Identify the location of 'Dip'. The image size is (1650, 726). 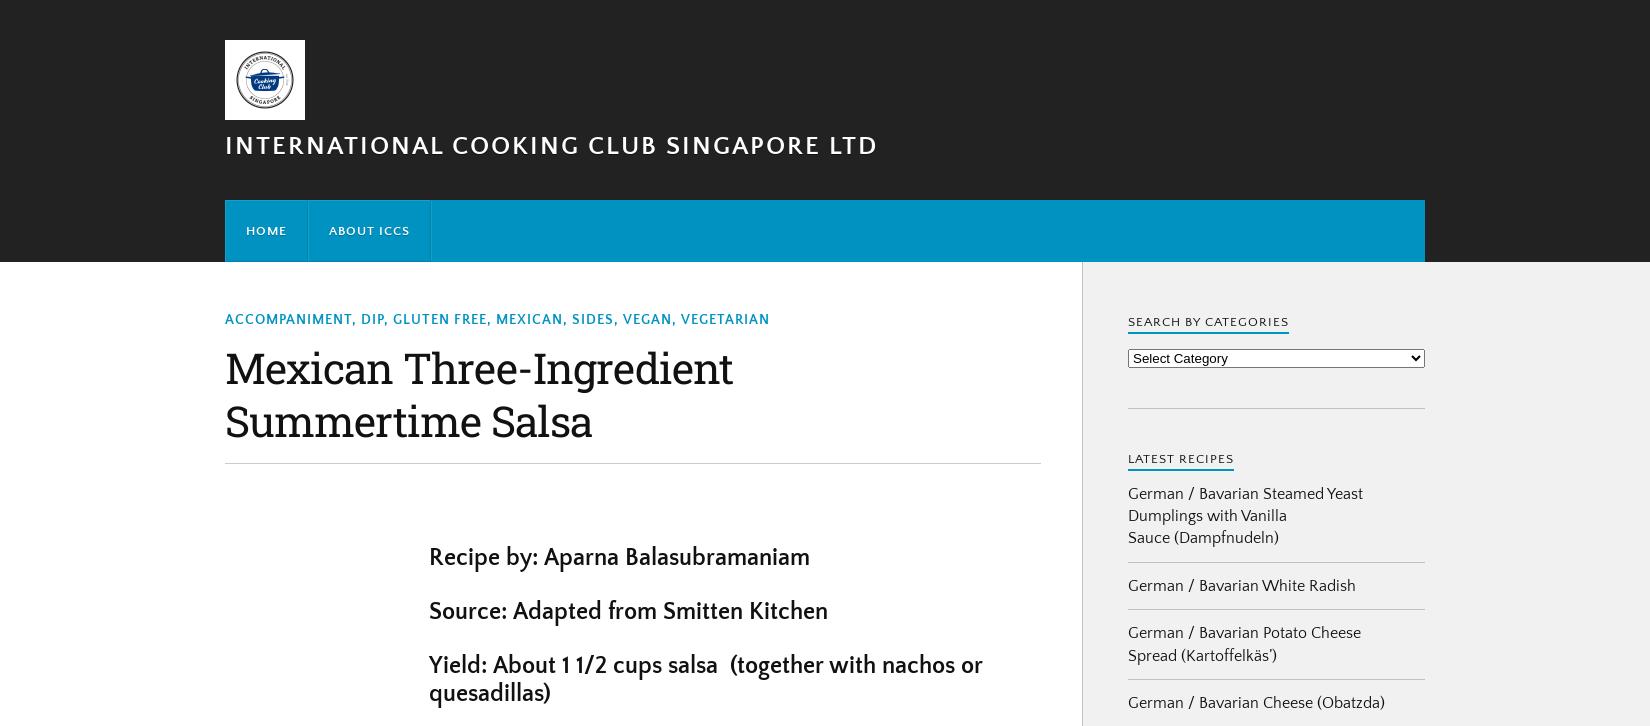
(372, 318).